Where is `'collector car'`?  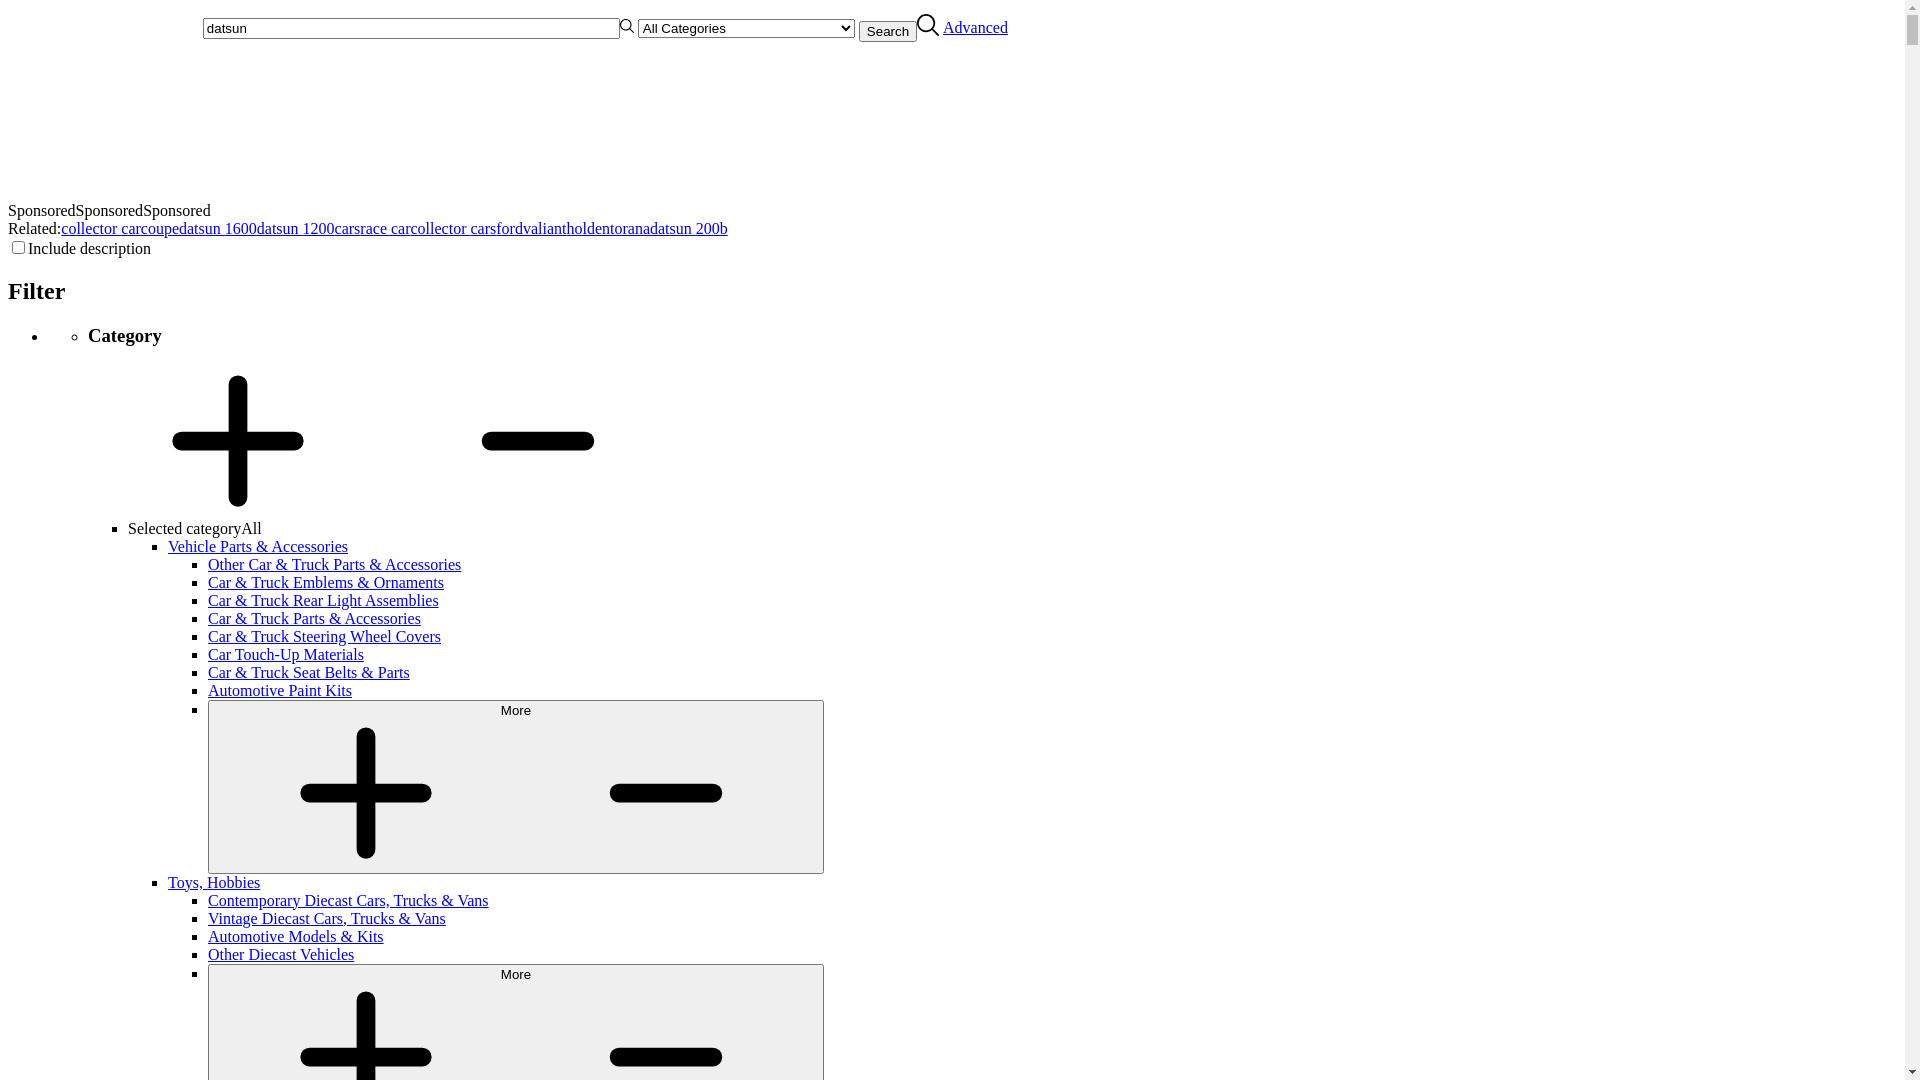 'collector car' is located at coordinates (99, 227).